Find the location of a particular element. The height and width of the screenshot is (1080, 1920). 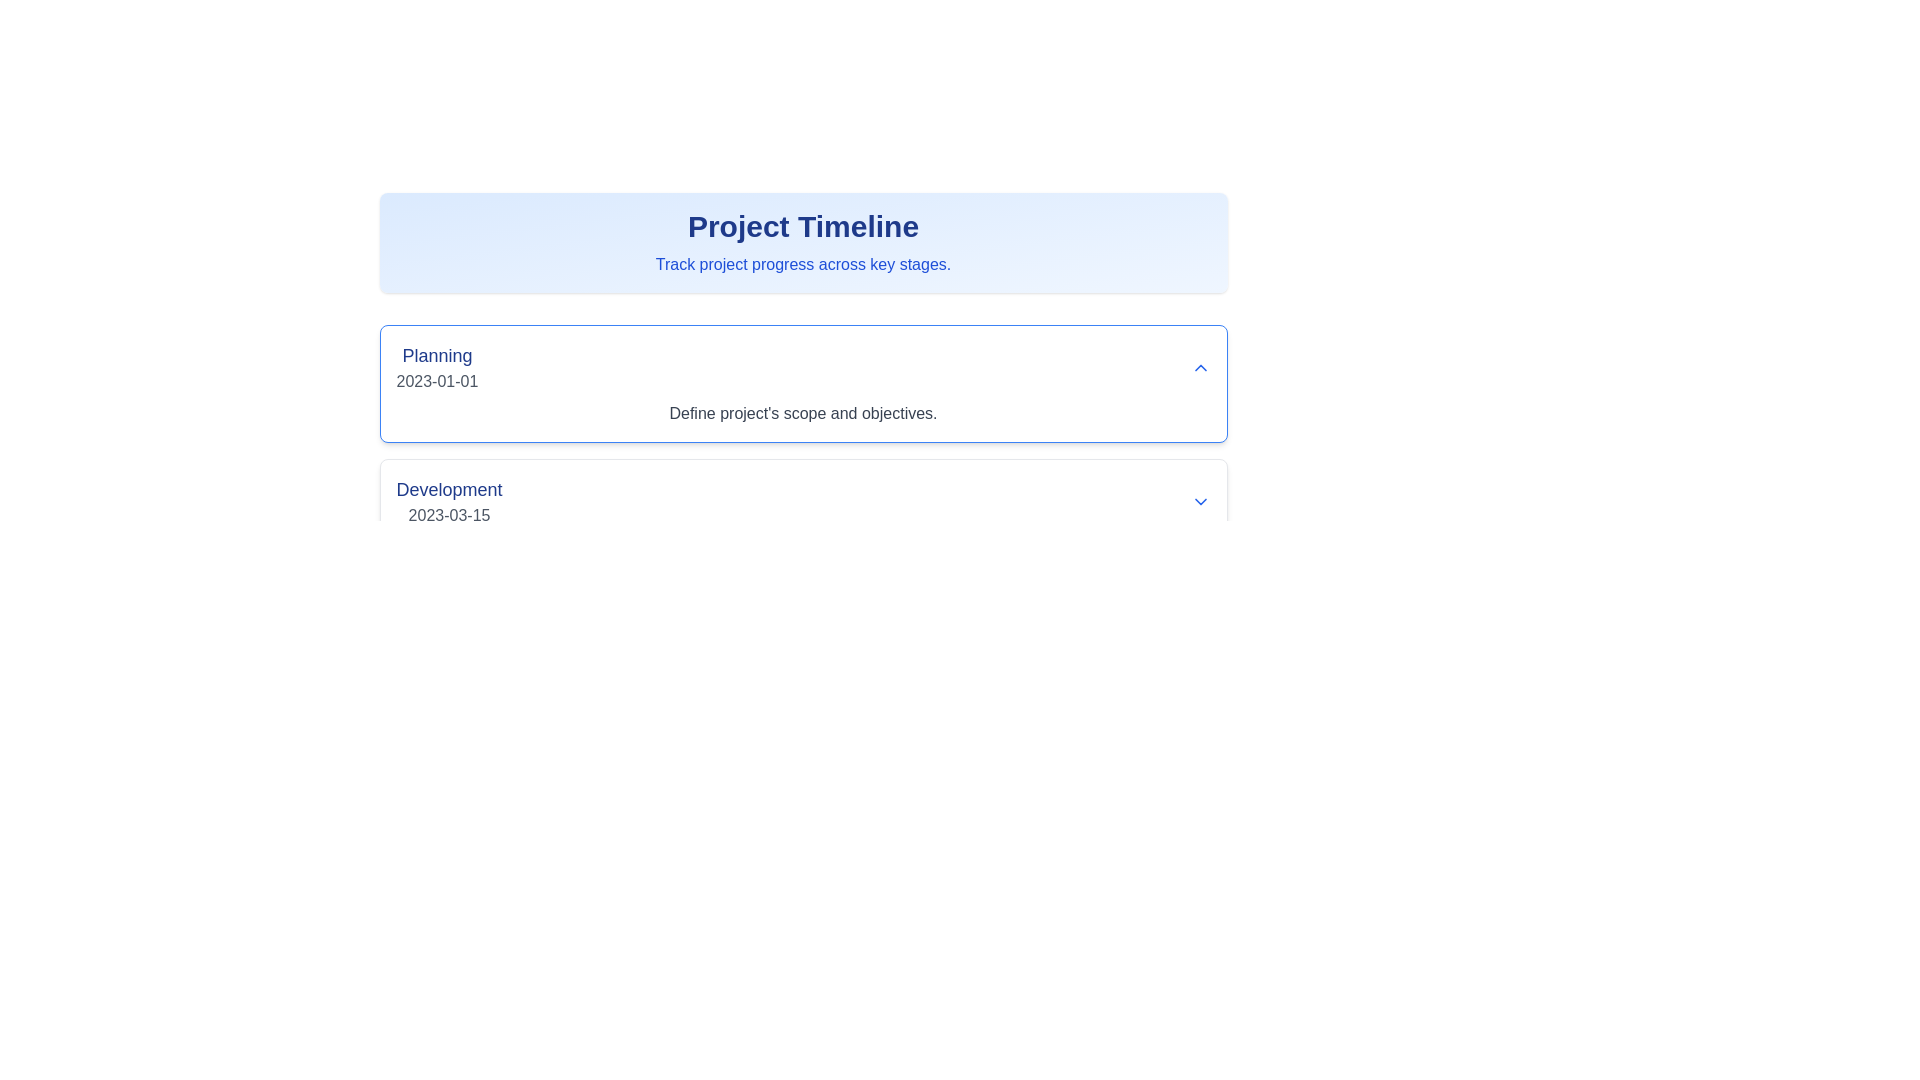

the text display element that shows 'Development' in a larger blue bold font and the date '2023-03-15' in a smaller gray font, located under the 'Planning' section is located at coordinates (448, 500).